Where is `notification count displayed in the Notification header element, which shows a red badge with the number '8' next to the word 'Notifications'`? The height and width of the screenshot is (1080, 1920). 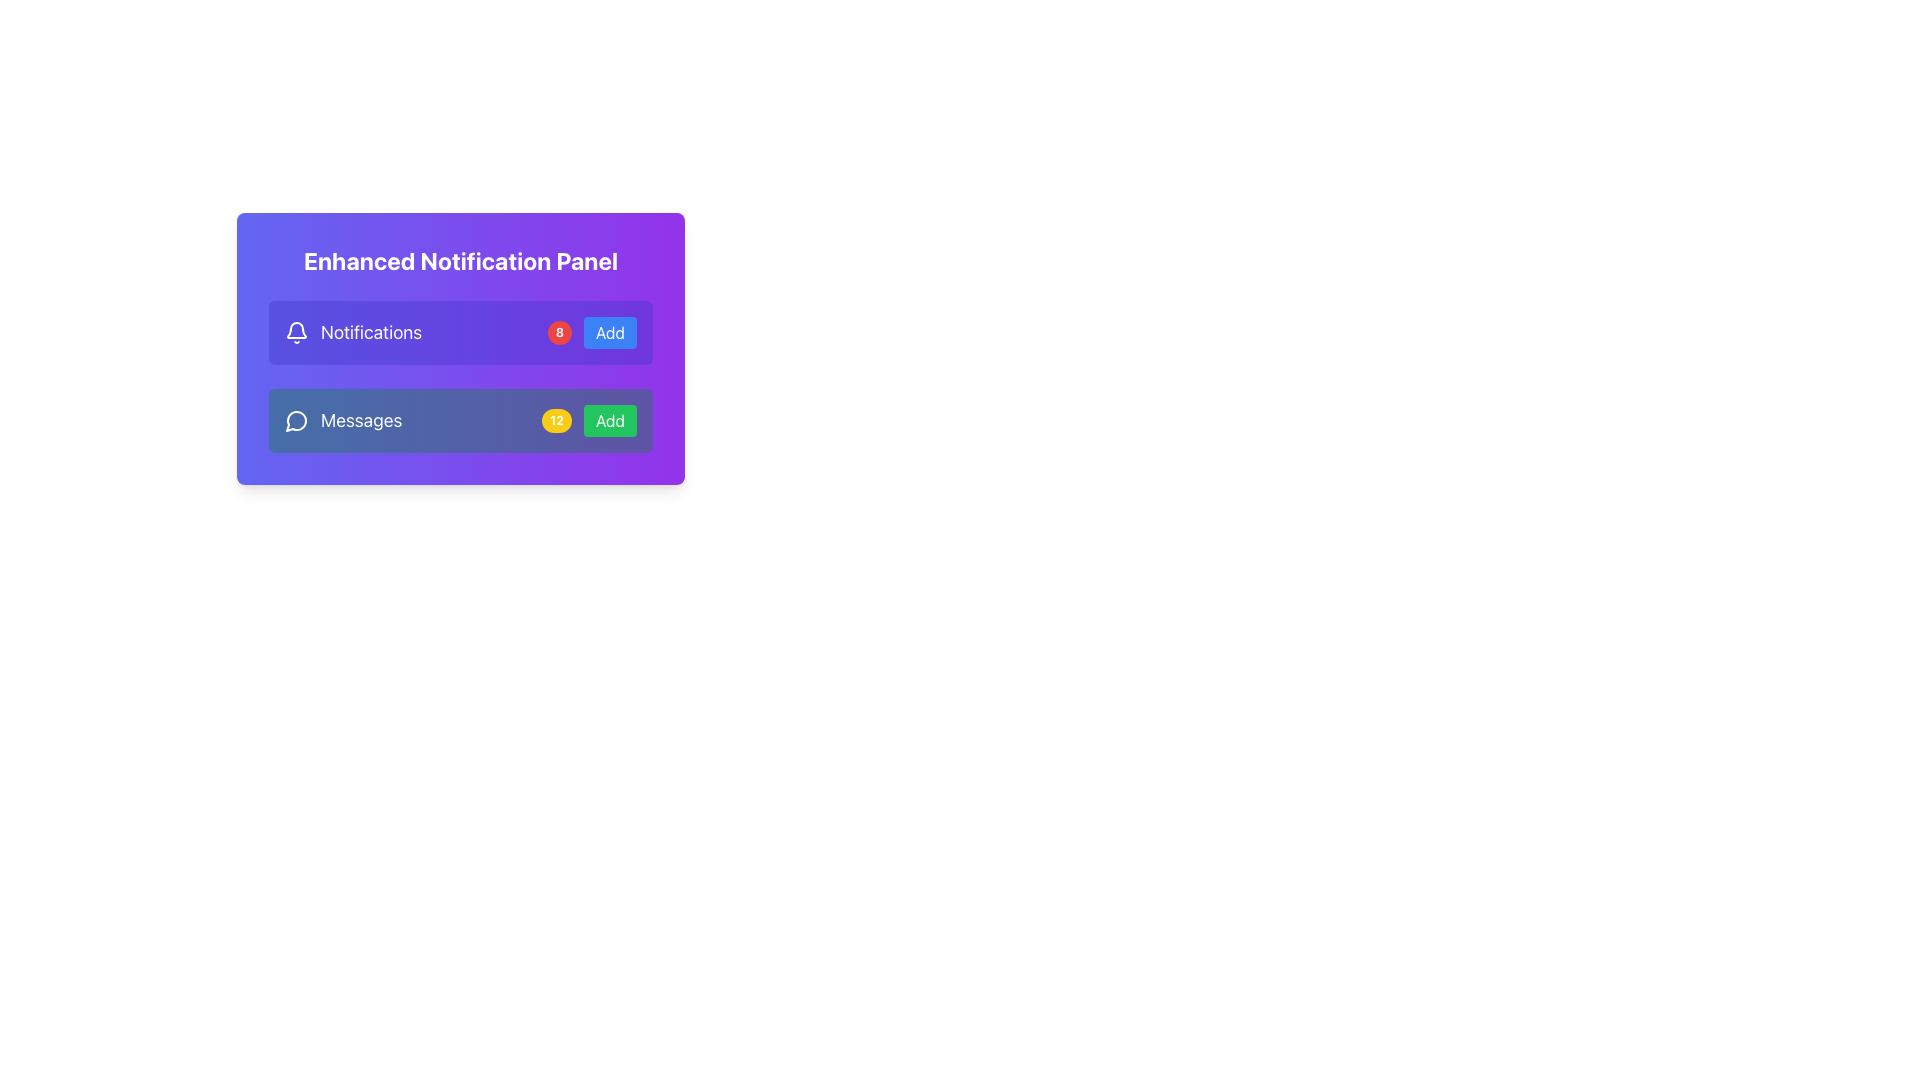 notification count displayed in the Notification header element, which shows a red badge with the number '8' next to the word 'Notifications' is located at coordinates (459, 331).